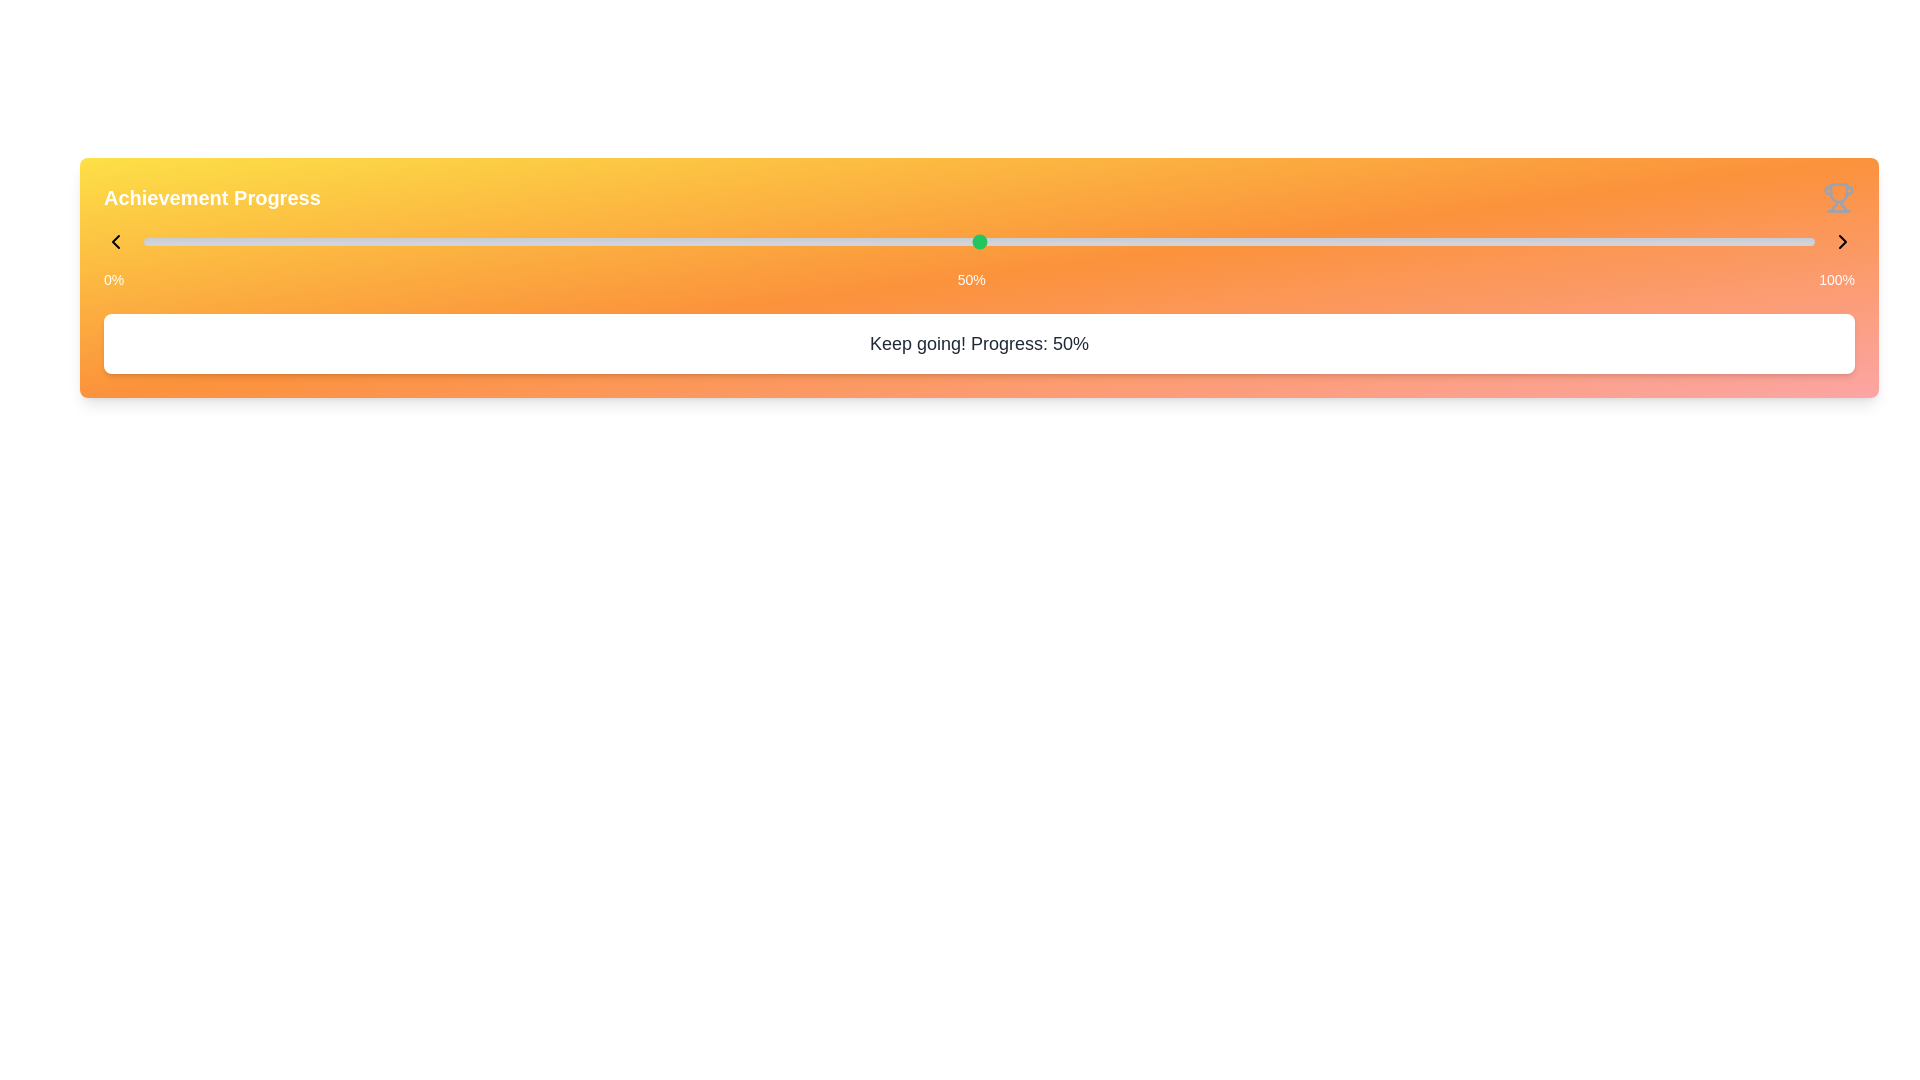 This screenshot has width=1920, height=1080. I want to click on progress information from the text label that displays 'Keep going! Progress: 50%' located beneath the orange progress bar, so click(979, 342).